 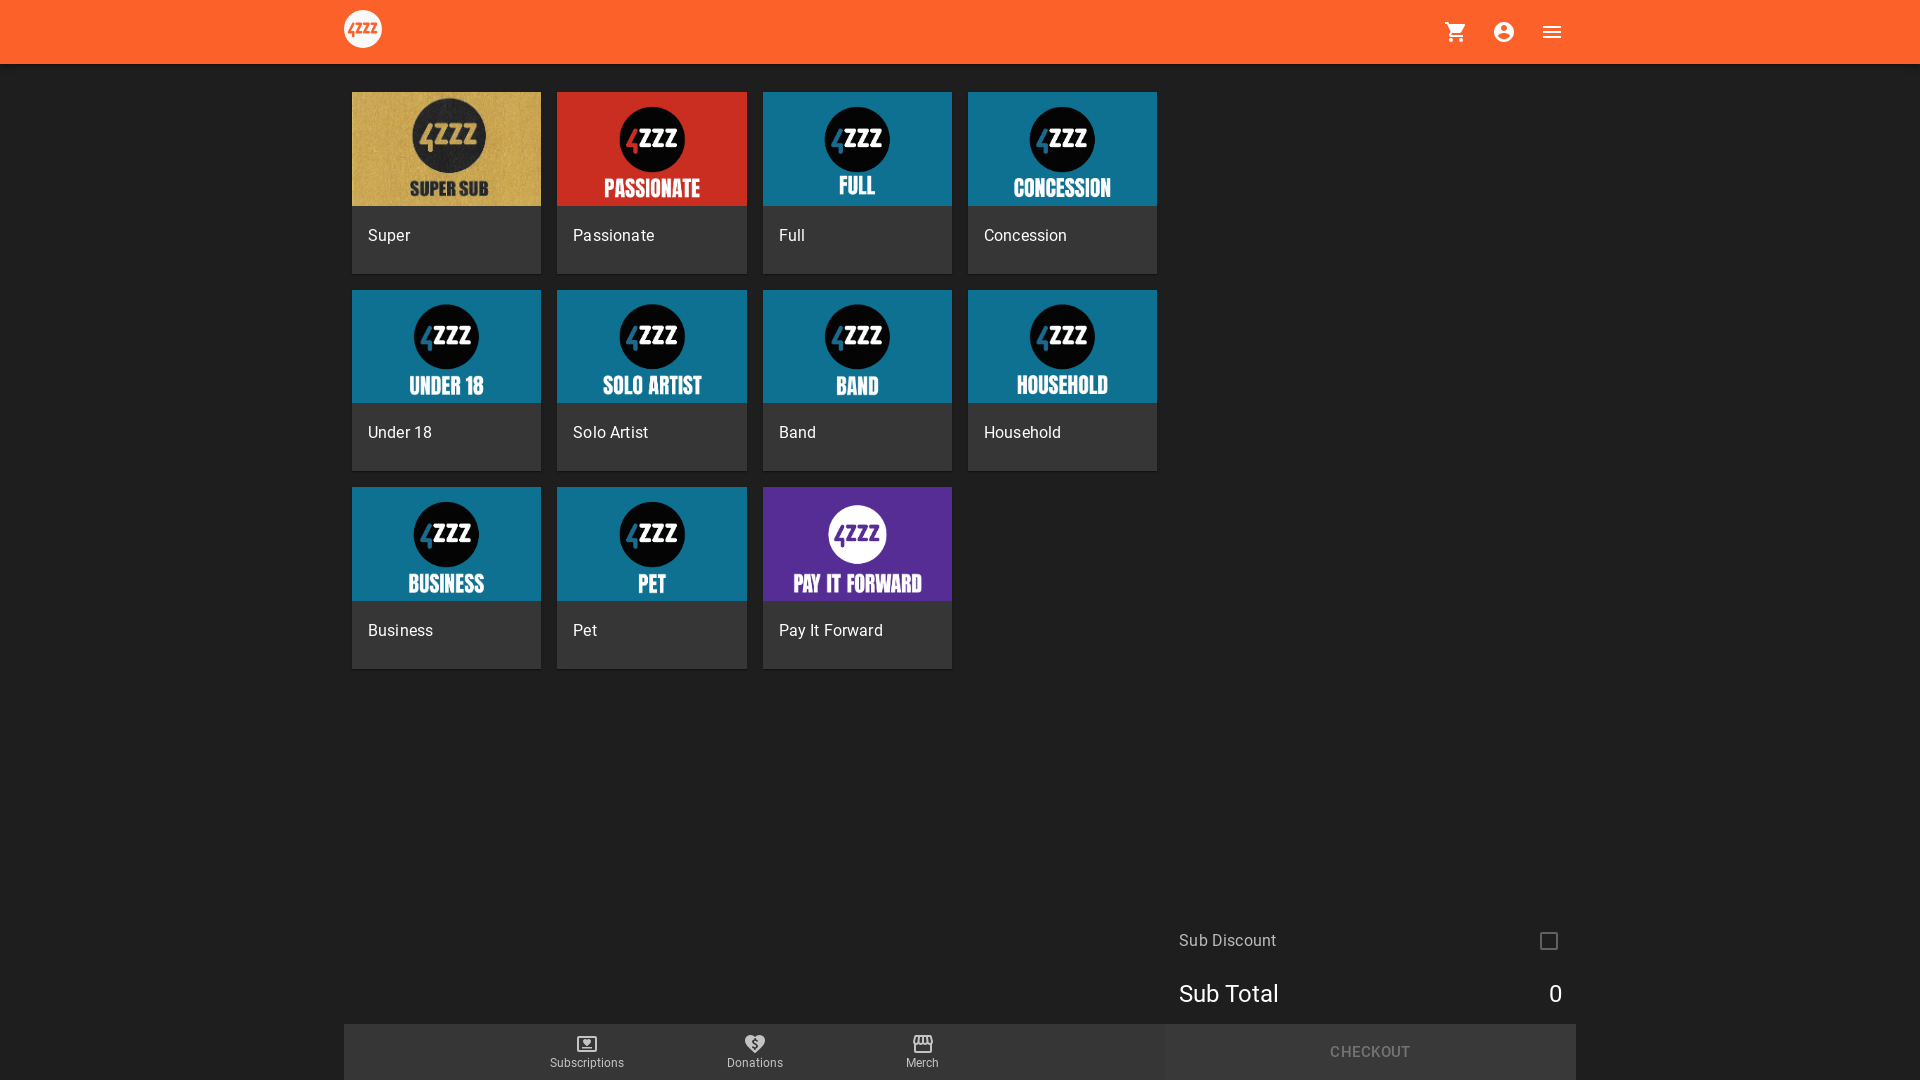 What do you see at coordinates (1526, 31) in the screenshot?
I see `'Menu'` at bounding box center [1526, 31].